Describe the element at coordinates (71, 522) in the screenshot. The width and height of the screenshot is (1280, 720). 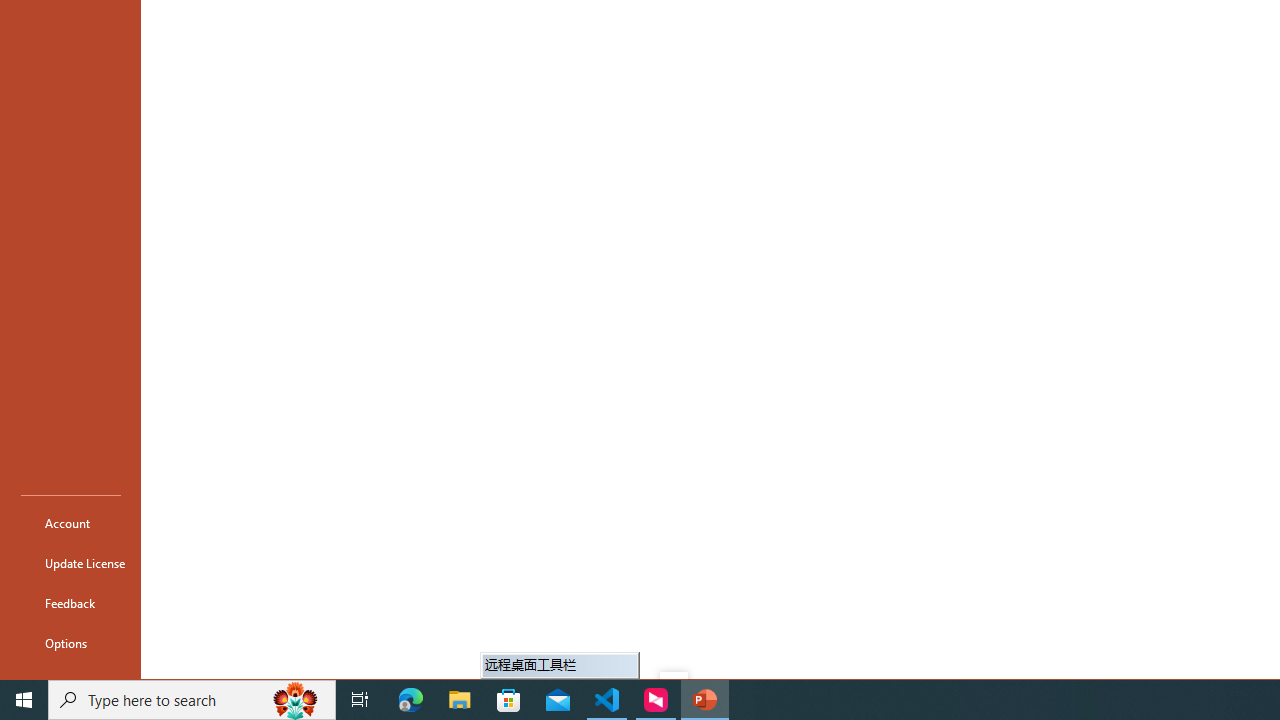
I see `'Account'` at that location.